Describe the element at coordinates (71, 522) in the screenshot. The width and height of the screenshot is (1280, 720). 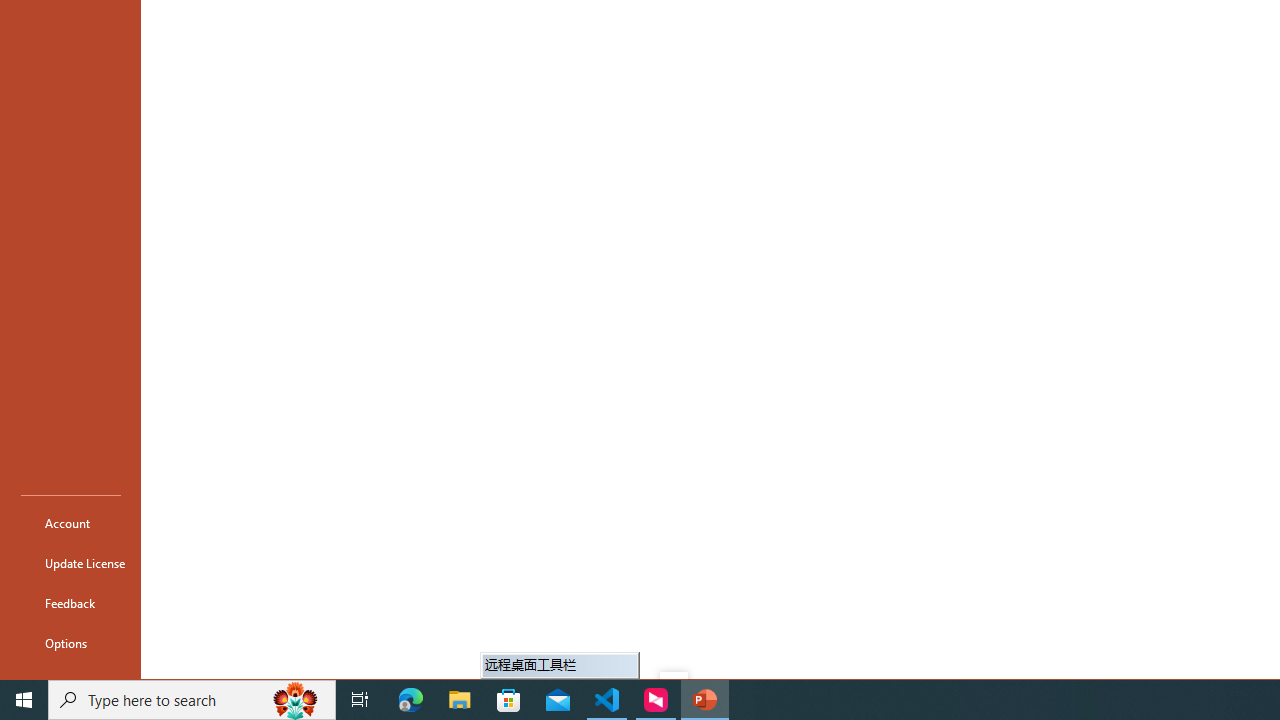
I see `'Account'` at that location.